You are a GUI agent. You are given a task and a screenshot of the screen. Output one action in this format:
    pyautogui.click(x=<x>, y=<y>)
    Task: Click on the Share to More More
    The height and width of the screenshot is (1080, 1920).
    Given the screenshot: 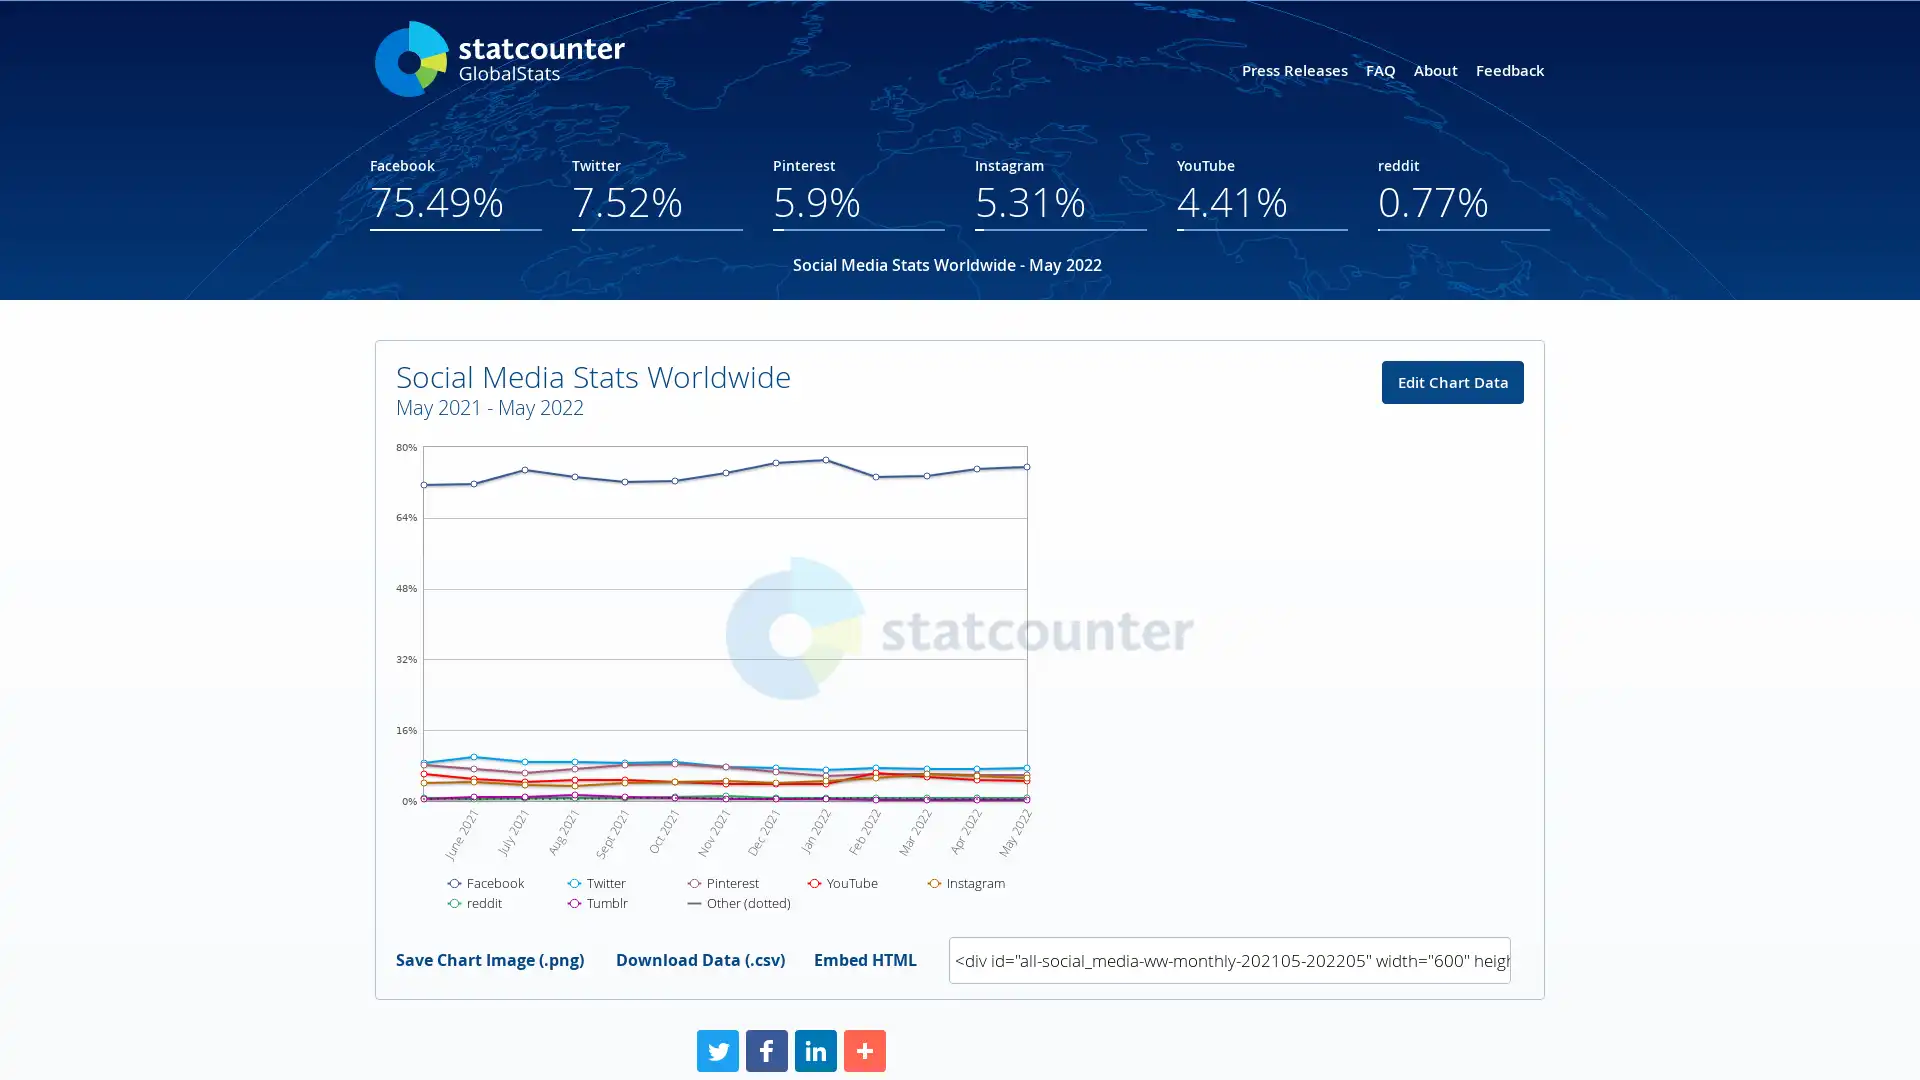 What is the action you would take?
    pyautogui.click(x=1074, y=1049)
    